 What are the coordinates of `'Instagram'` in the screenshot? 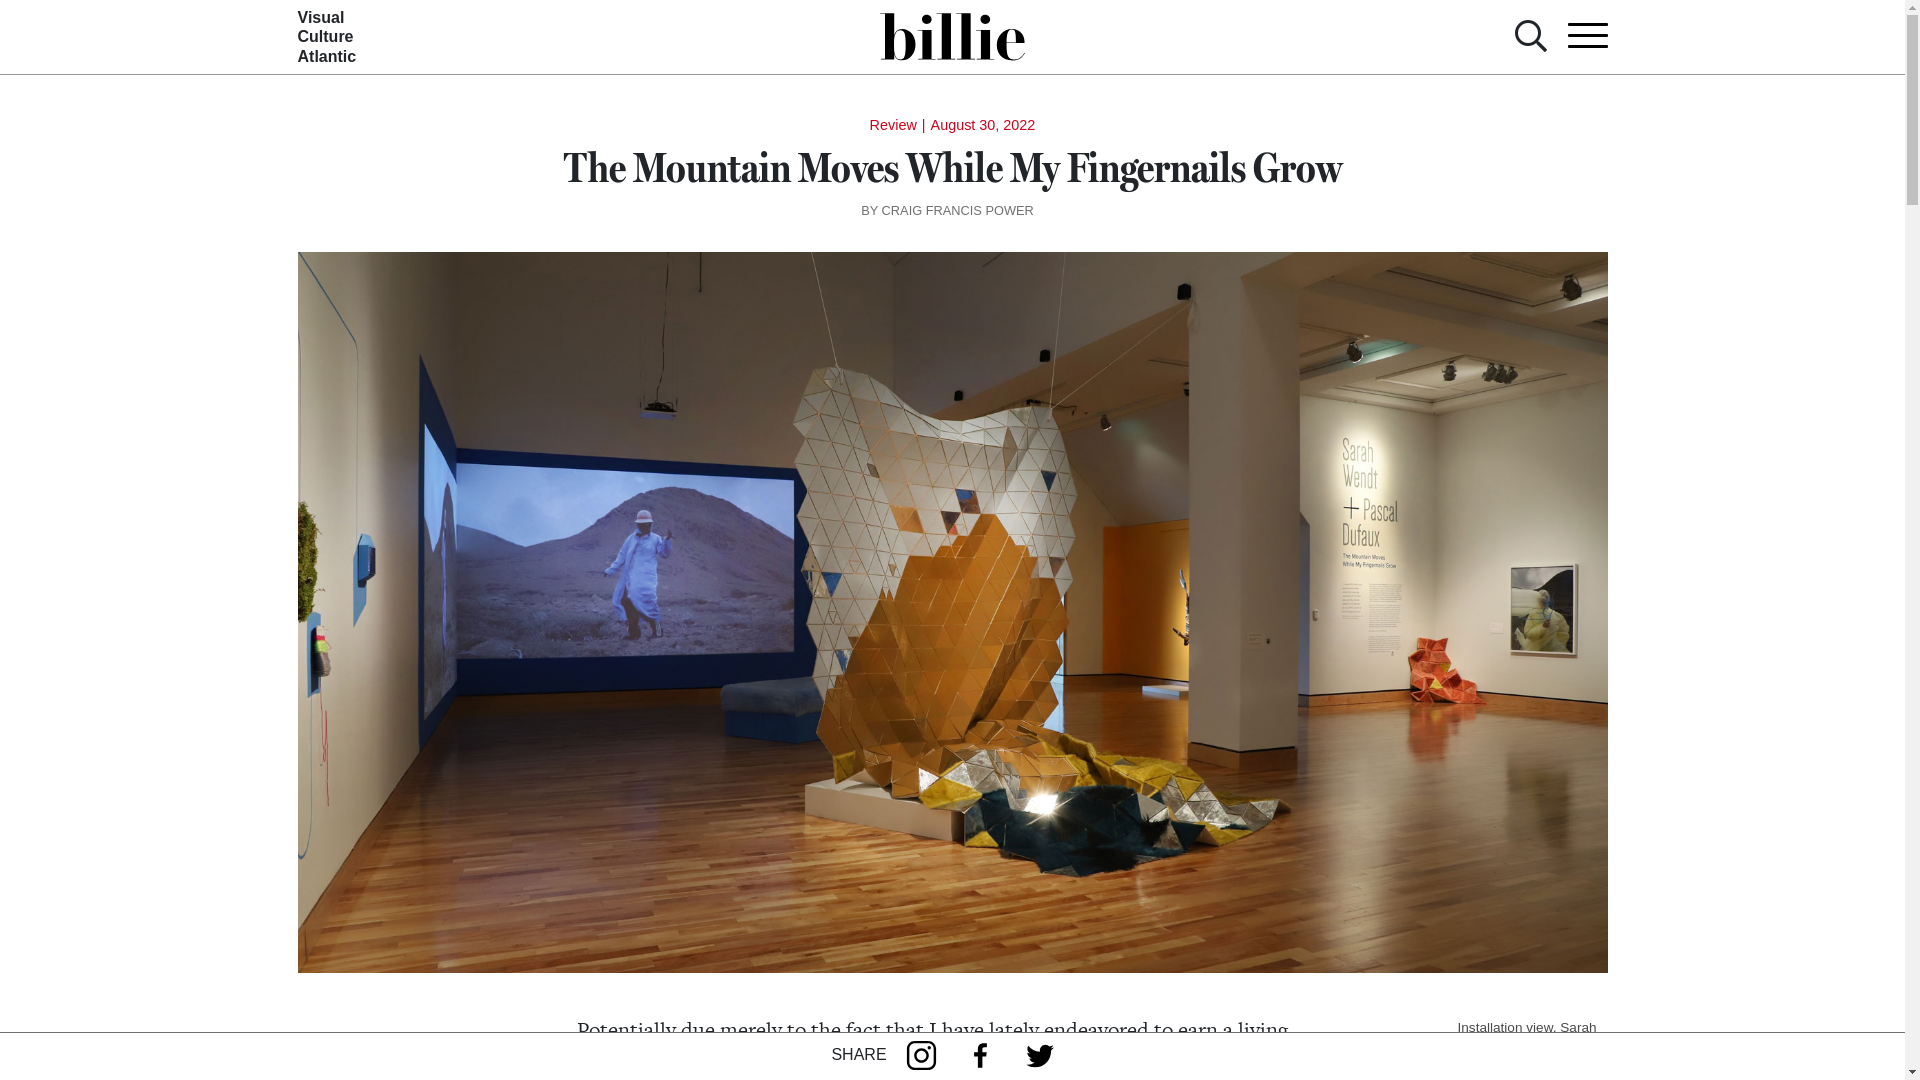 It's located at (925, 1055).